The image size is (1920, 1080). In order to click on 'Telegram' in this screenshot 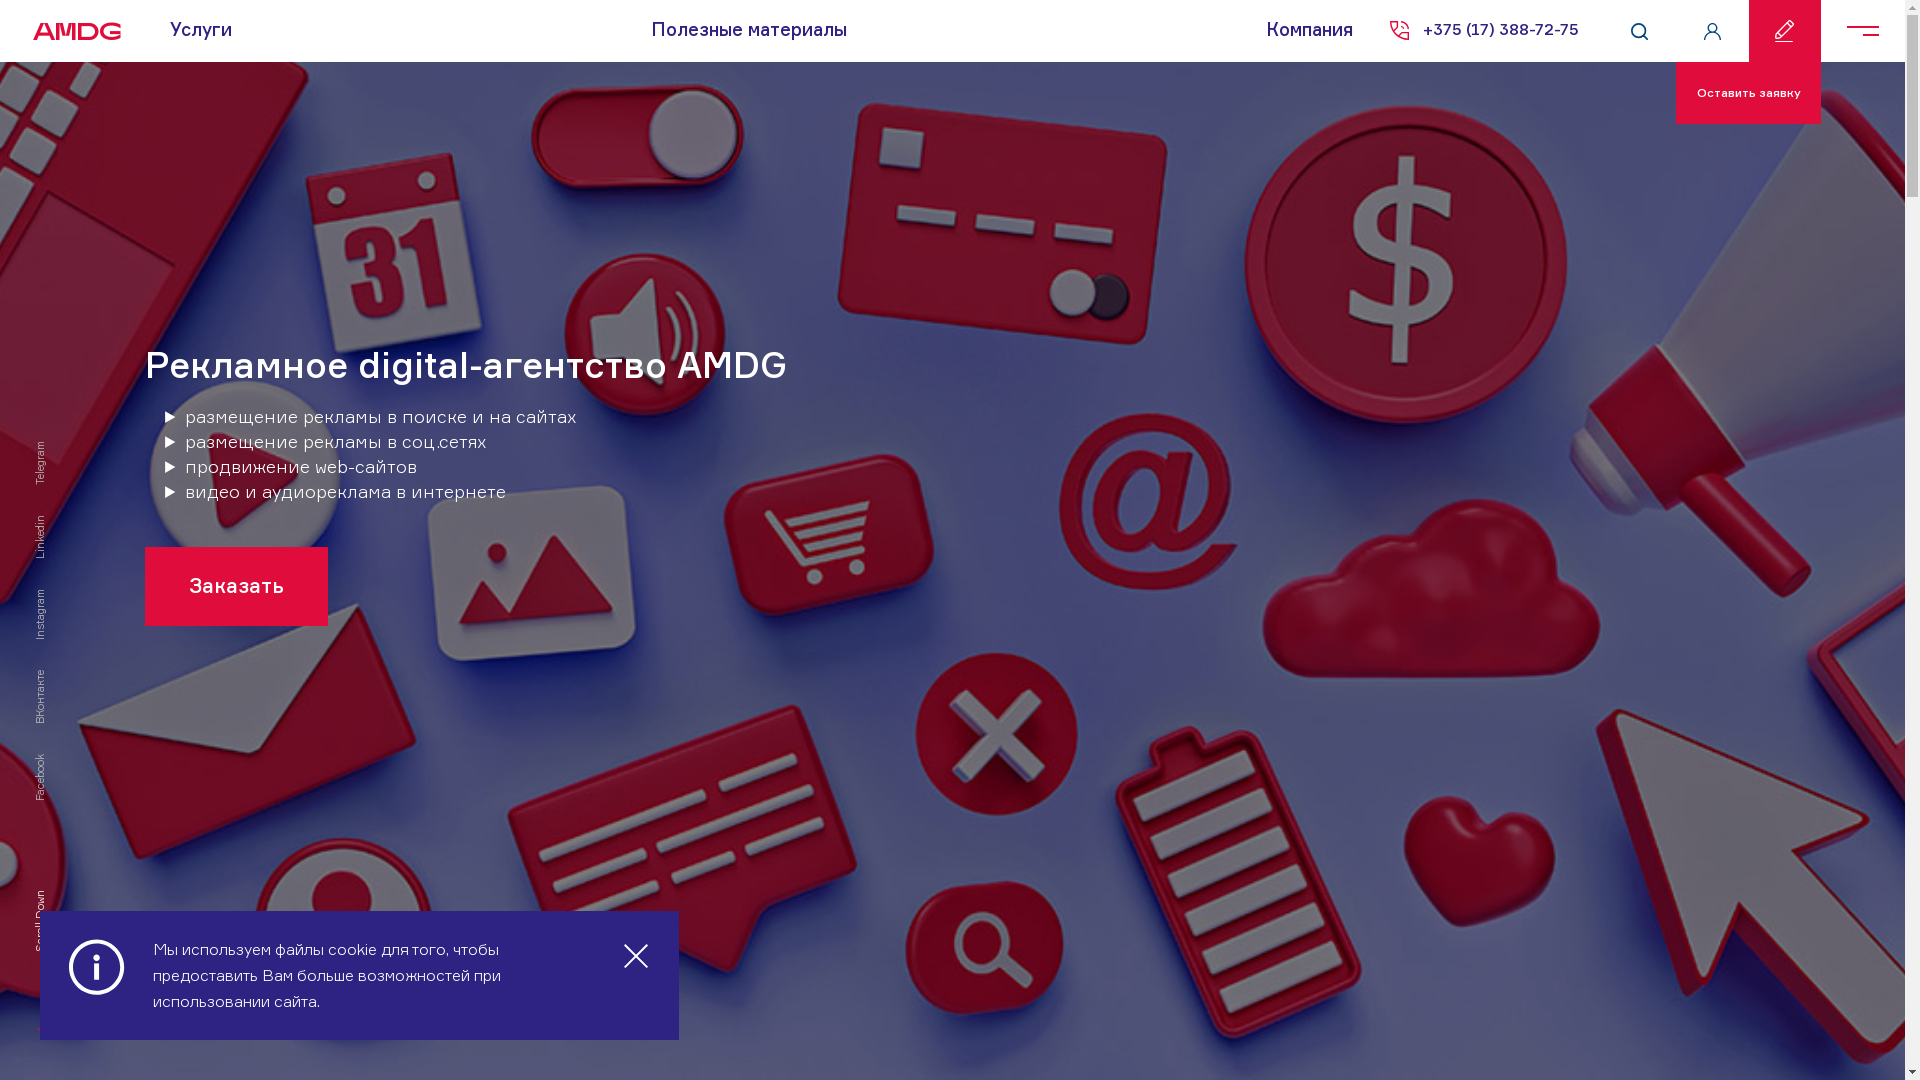, I will do `click(54, 446)`.